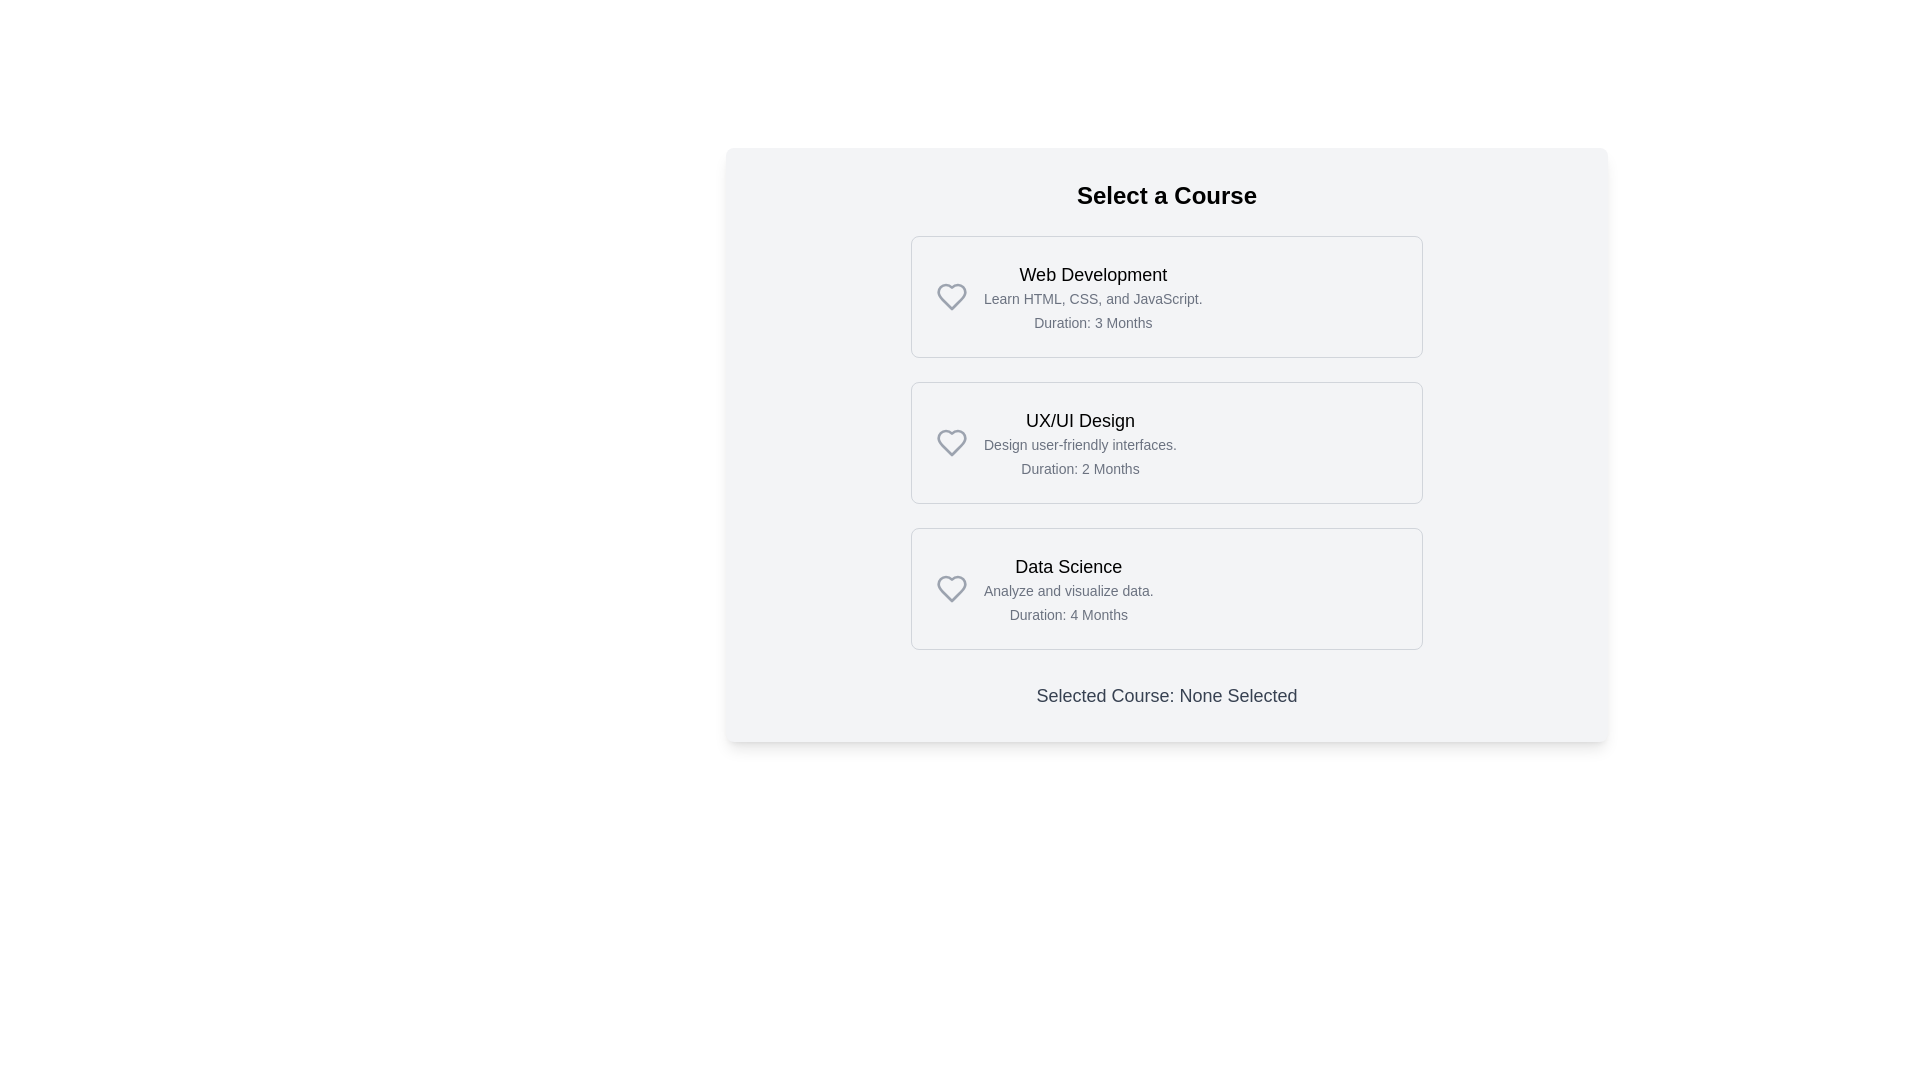 This screenshot has height=1080, width=1920. I want to click on the text element 'Data Science', which serves as the title for the course information card, located at the top-left of the card, so click(1067, 567).